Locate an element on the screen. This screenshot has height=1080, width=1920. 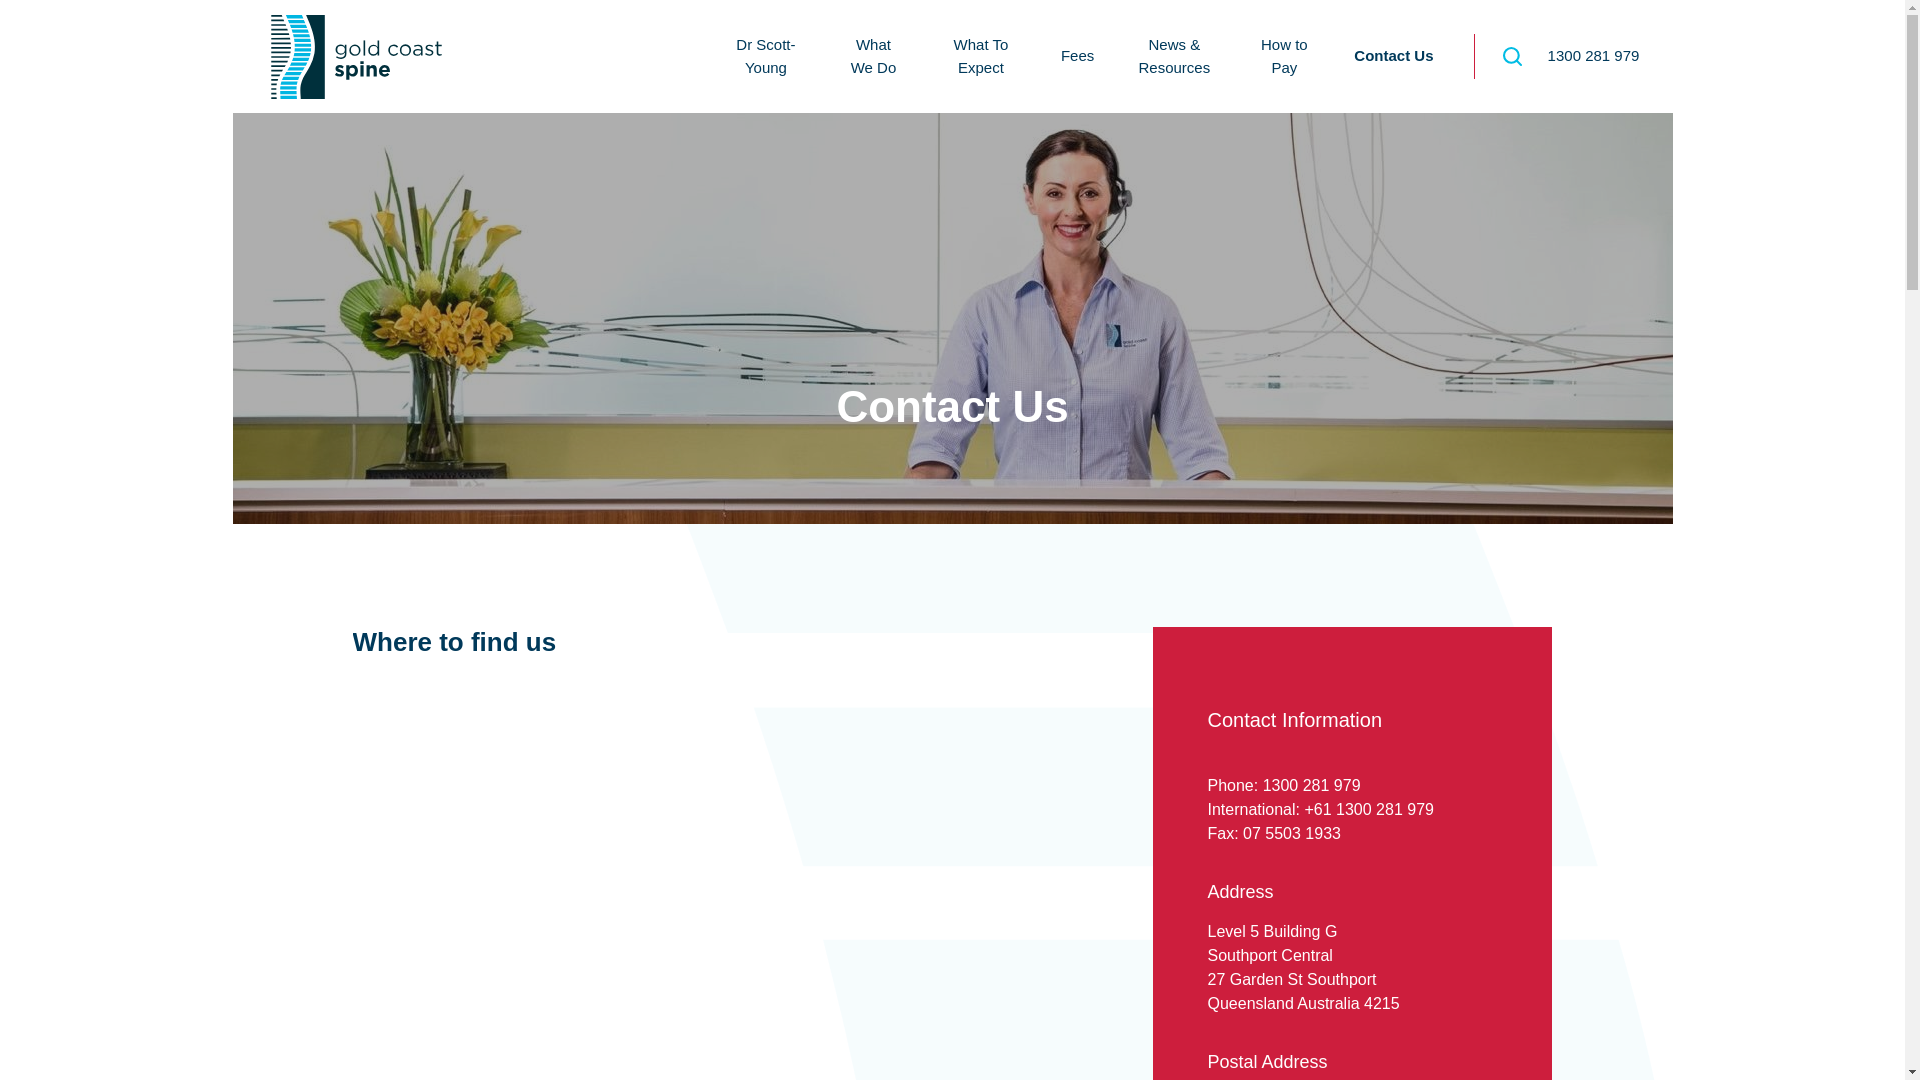
'How to Pay' is located at coordinates (1283, 55).